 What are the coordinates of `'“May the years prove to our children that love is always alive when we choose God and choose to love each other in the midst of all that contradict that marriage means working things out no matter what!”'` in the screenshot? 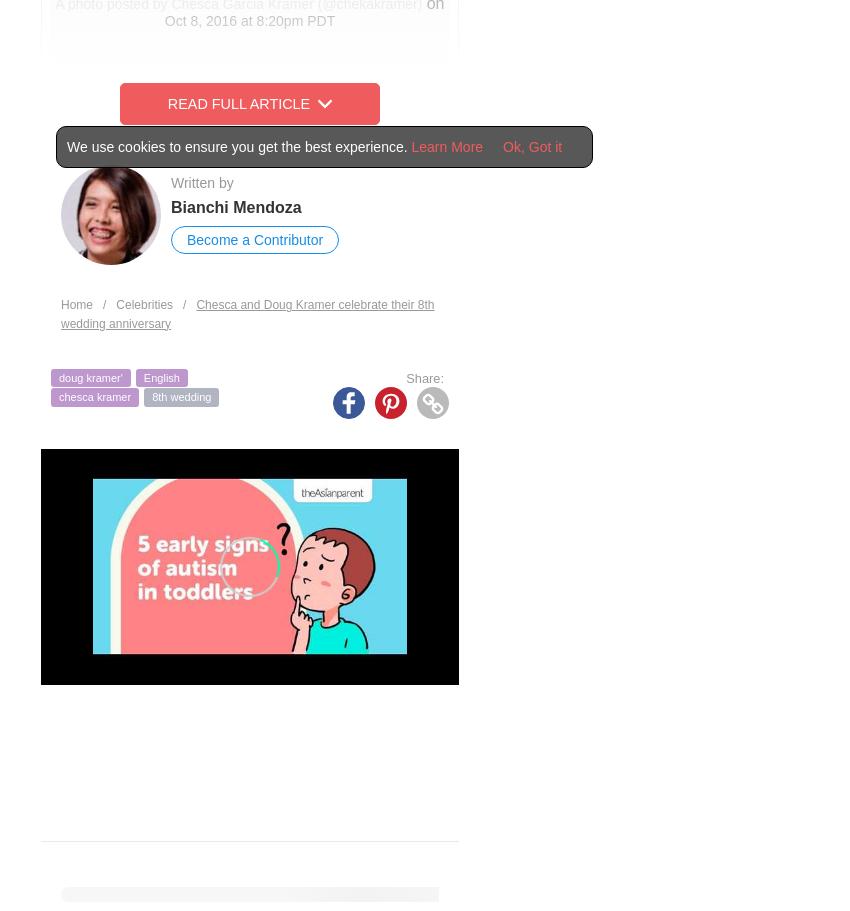 It's located at (61, 345).